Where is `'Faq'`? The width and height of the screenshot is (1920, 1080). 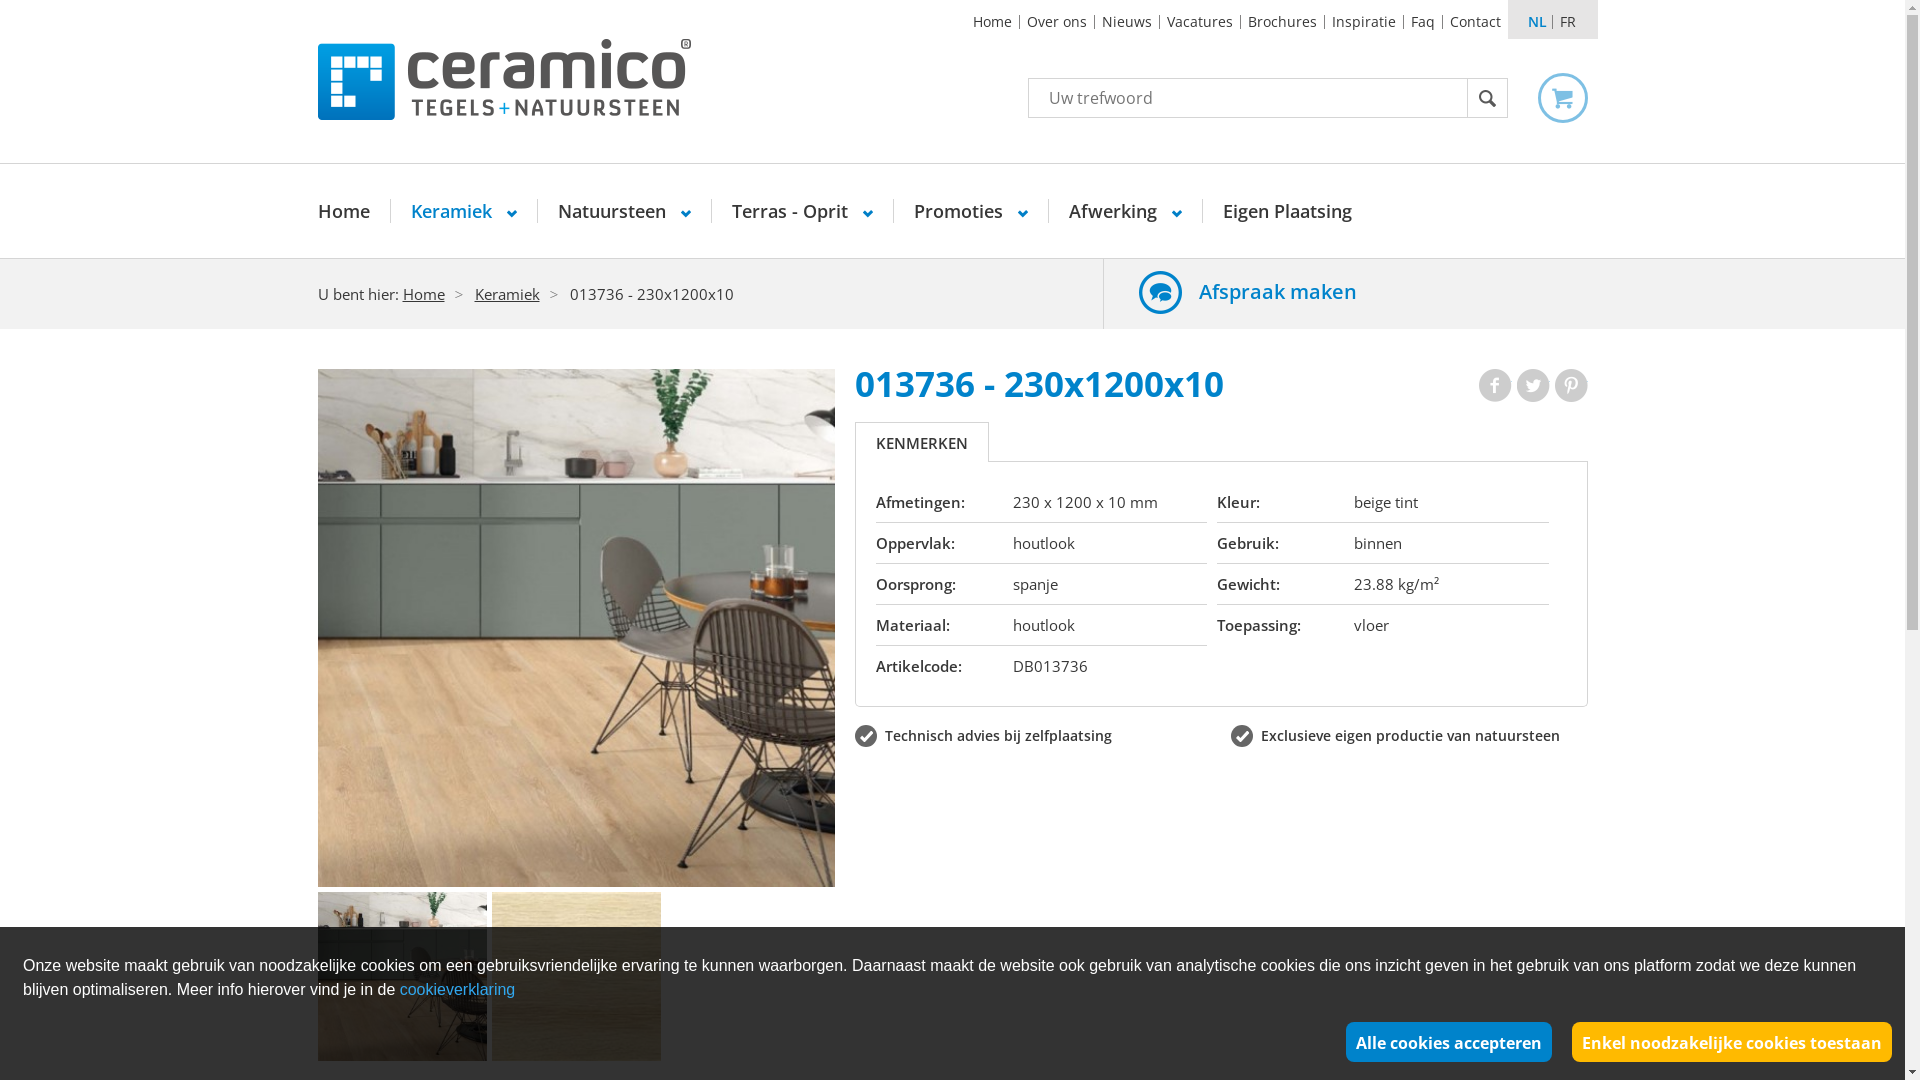 'Faq' is located at coordinates (1402, 21).